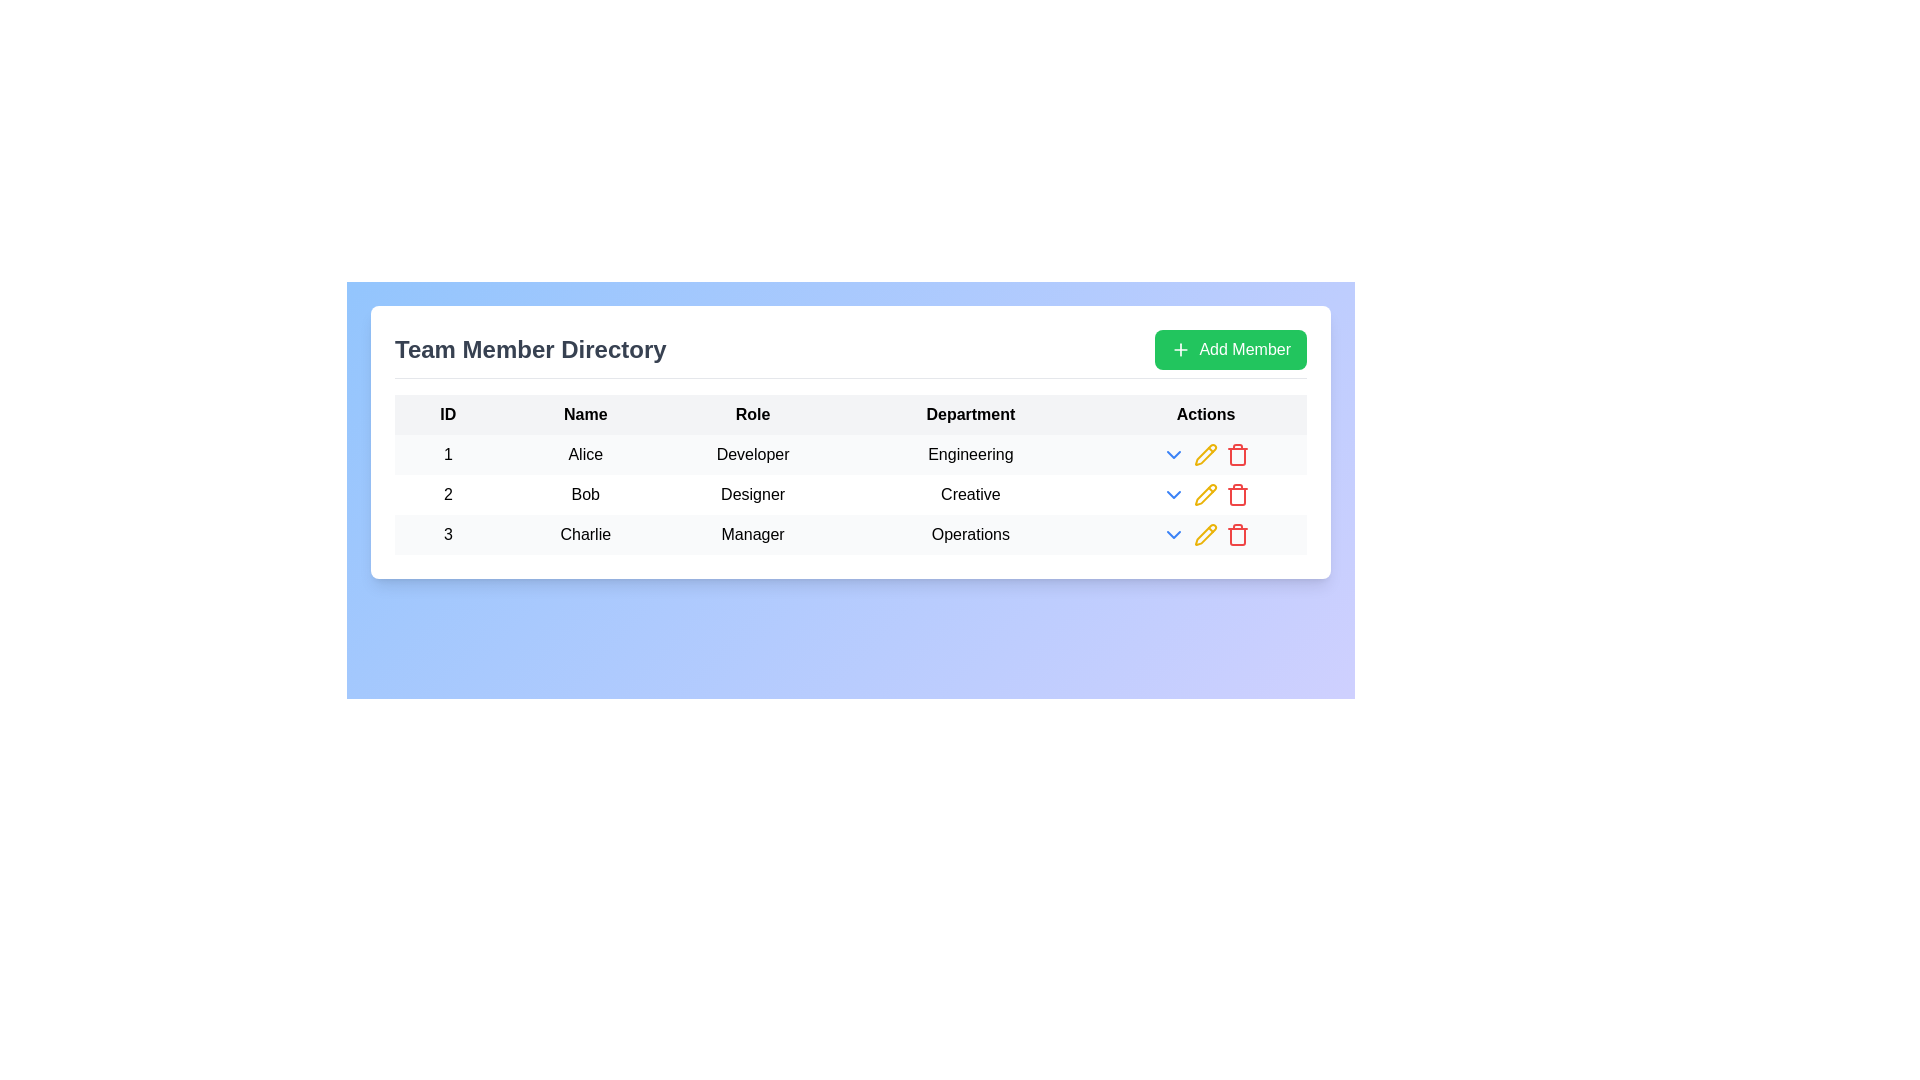  I want to click on the third row in the visible table that contains user information, located between the second row (Bob) and the empty area beneath the table, so click(850, 534).